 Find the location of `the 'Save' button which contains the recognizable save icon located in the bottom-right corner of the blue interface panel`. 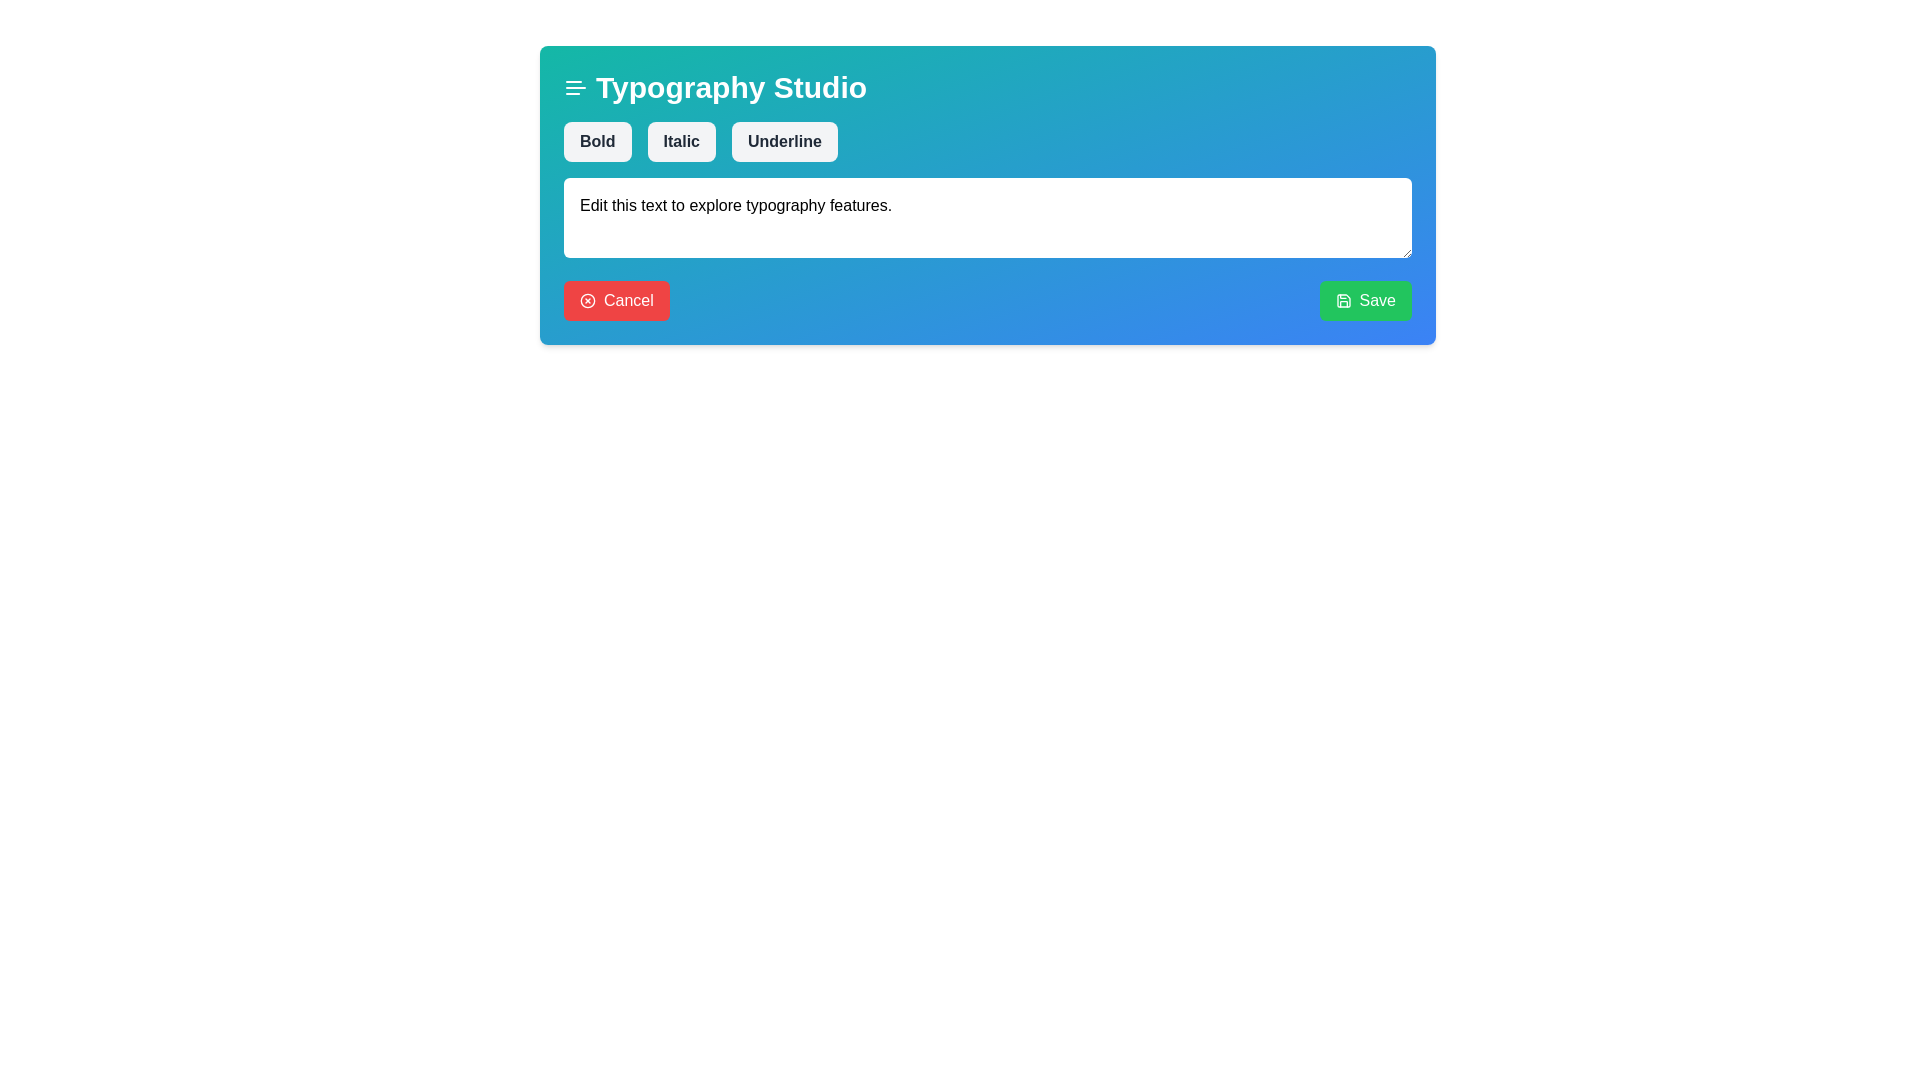

the 'Save' button which contains the recognizable save icon located in the bottom-right corner of the blue interface panel is located at coordinates (1343, 300).